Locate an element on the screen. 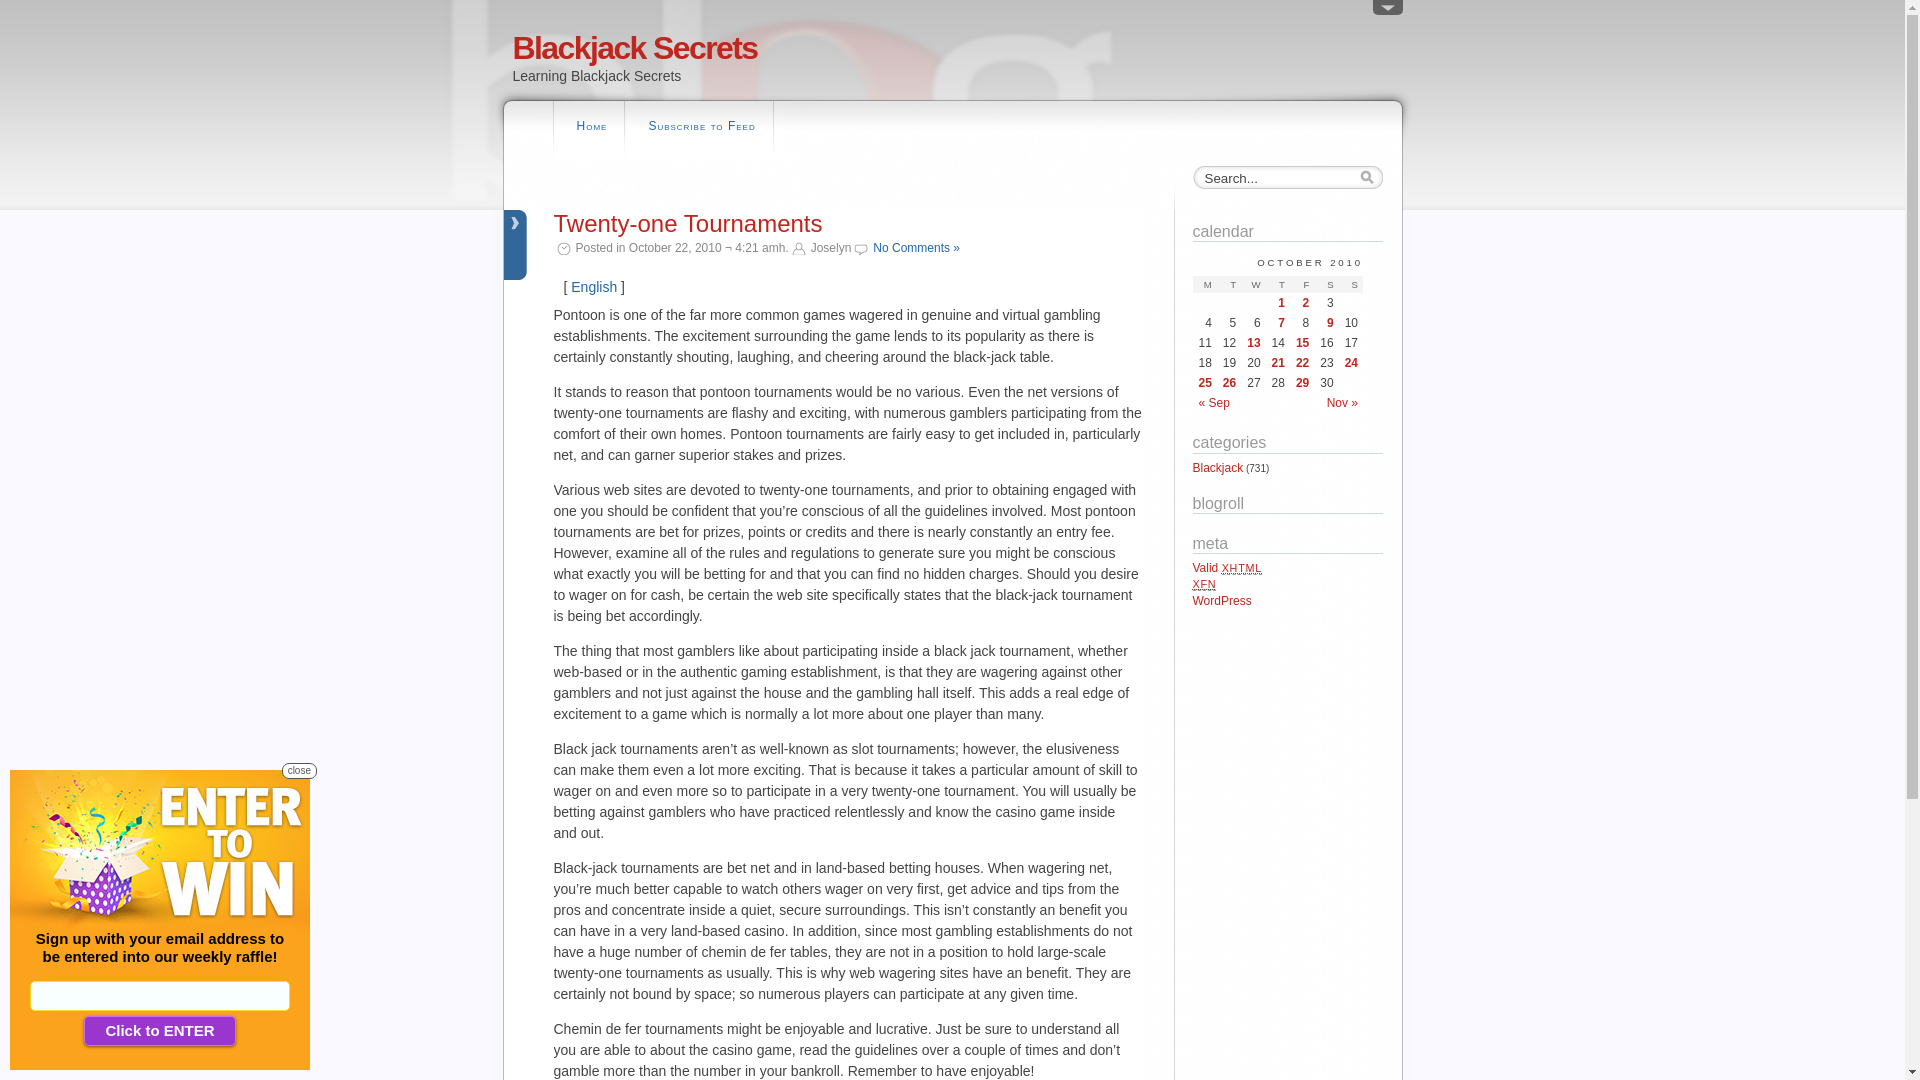 This screenshot has width=1920, height=1080. '9' is located at coordinates (1326, 322).